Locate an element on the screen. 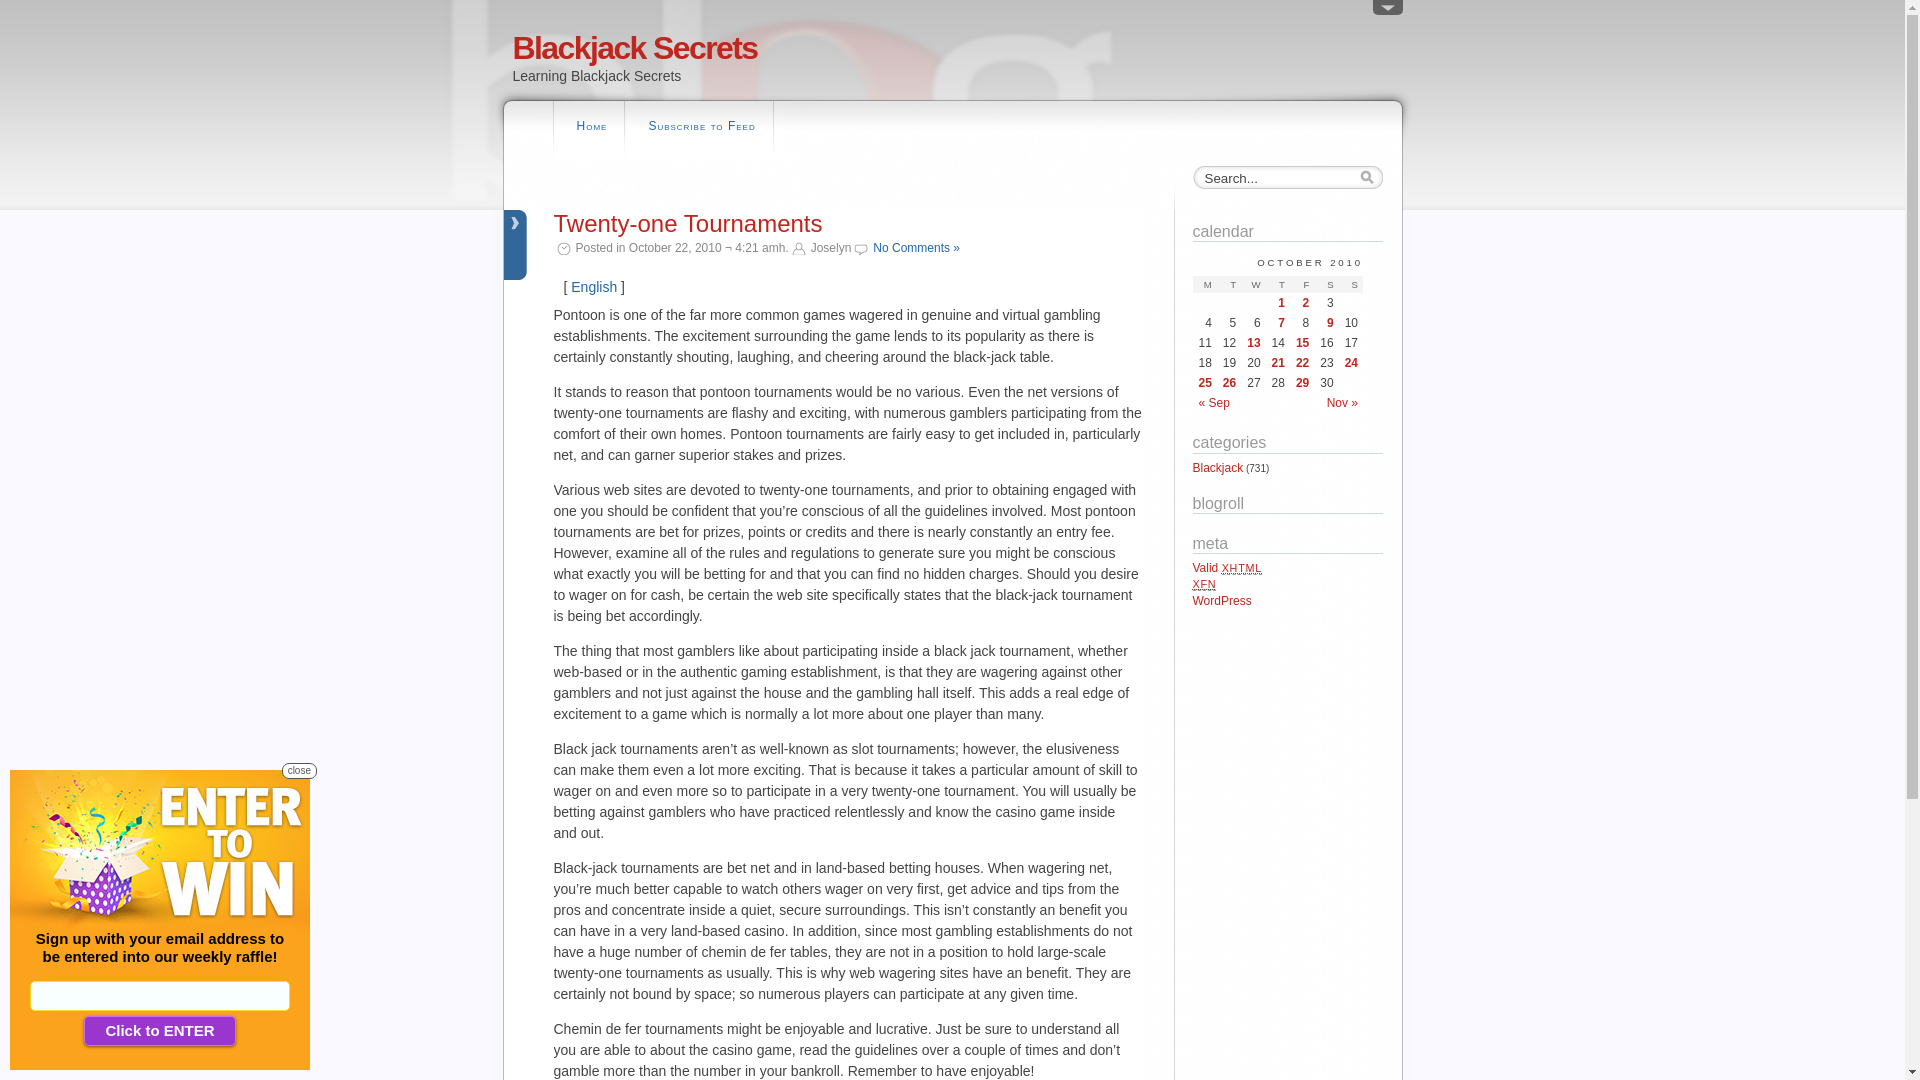 This screenshot has width=1920, height=1080. '9' is located at coordinates (1326, 322).